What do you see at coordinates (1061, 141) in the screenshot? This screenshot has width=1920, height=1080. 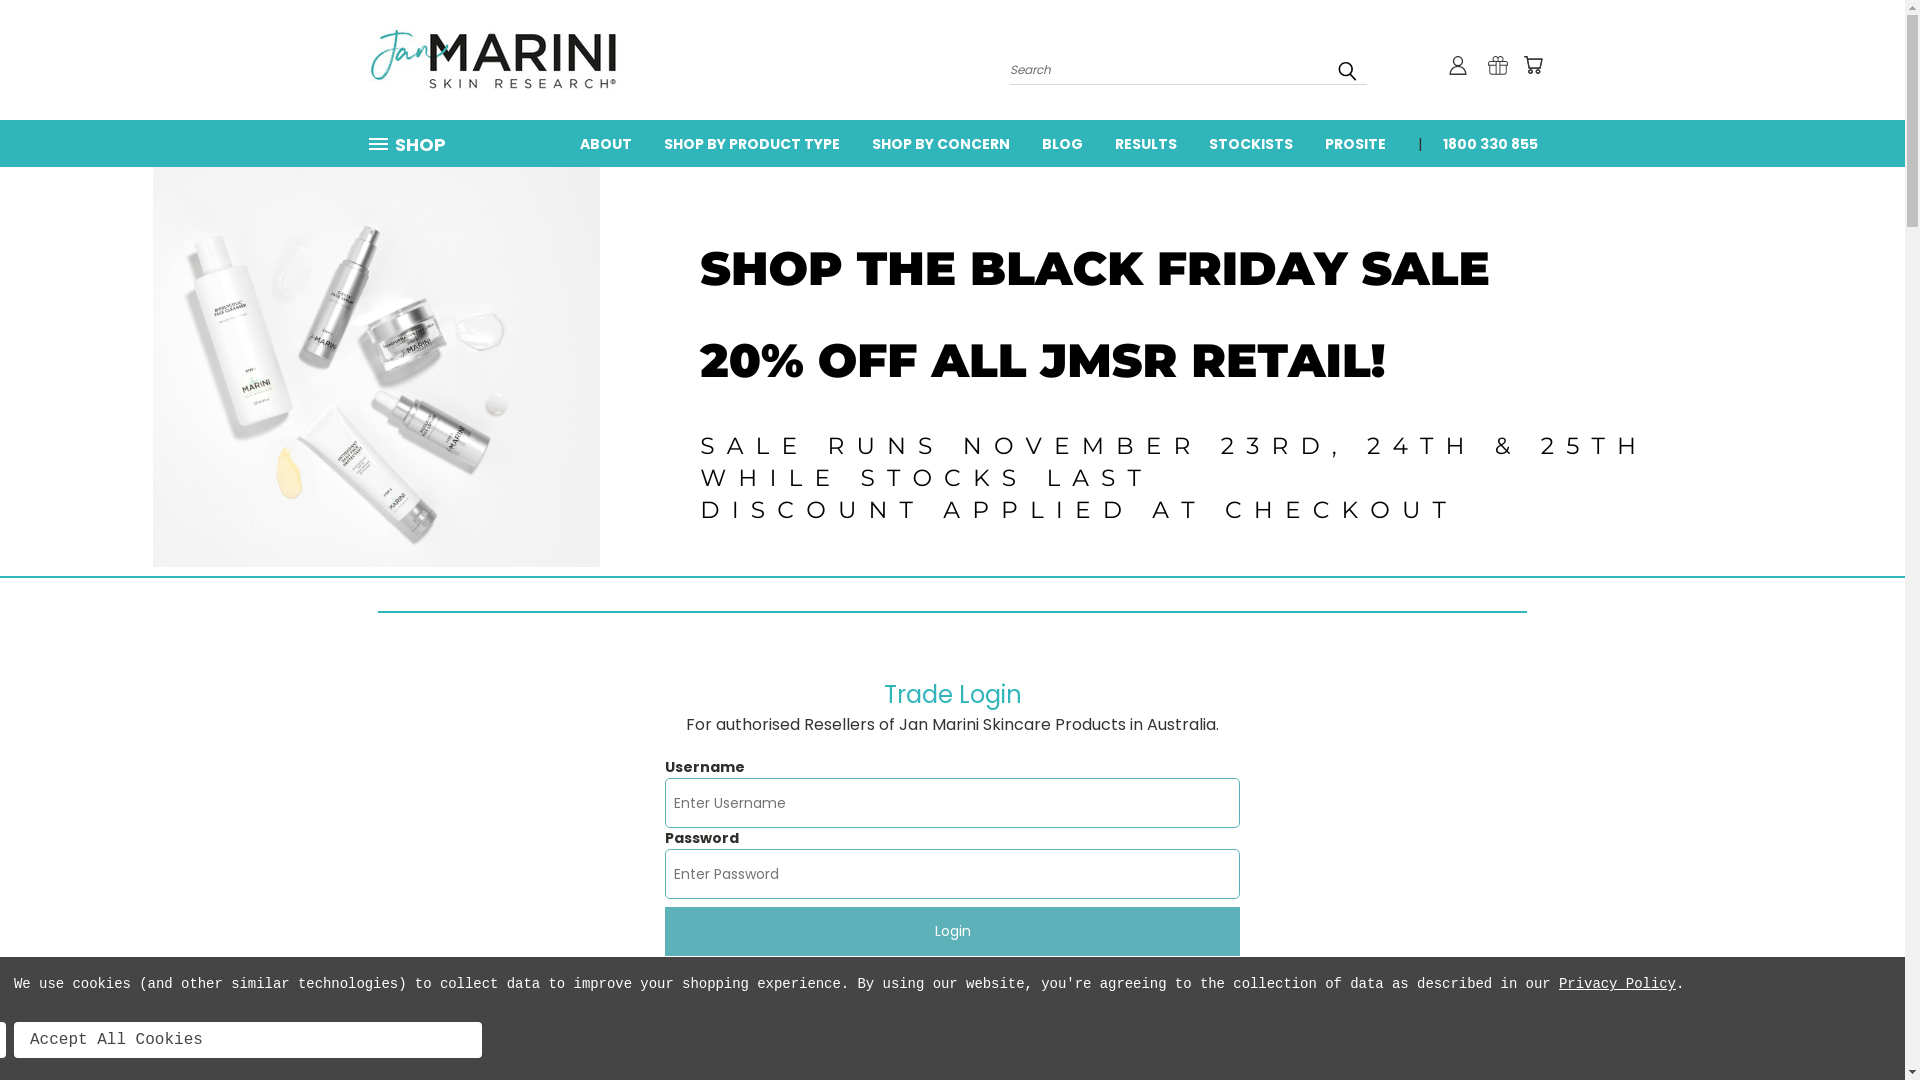 I see `'BLOG'` at bounding box center [1061, 141].